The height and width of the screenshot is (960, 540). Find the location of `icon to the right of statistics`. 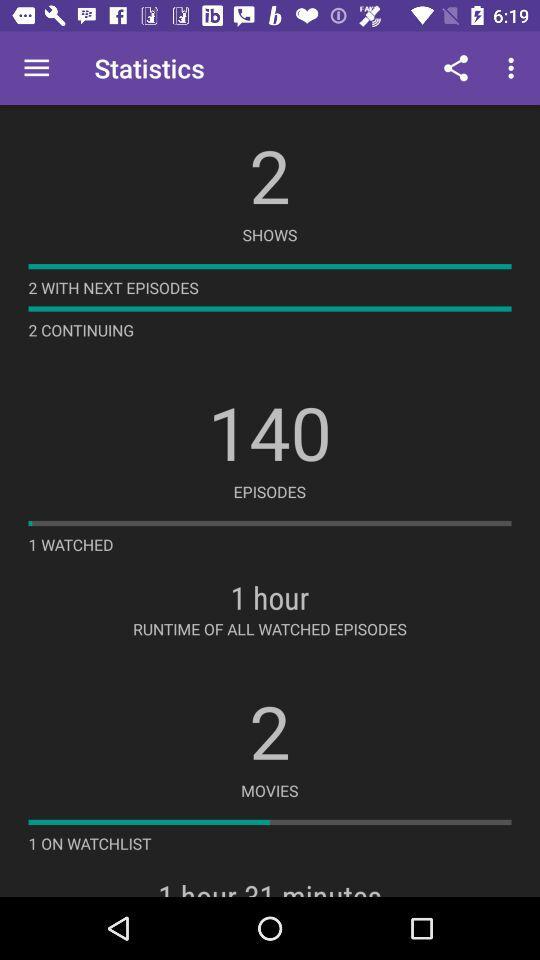

icon to the right of statistics is located at coordinates (455, 68).